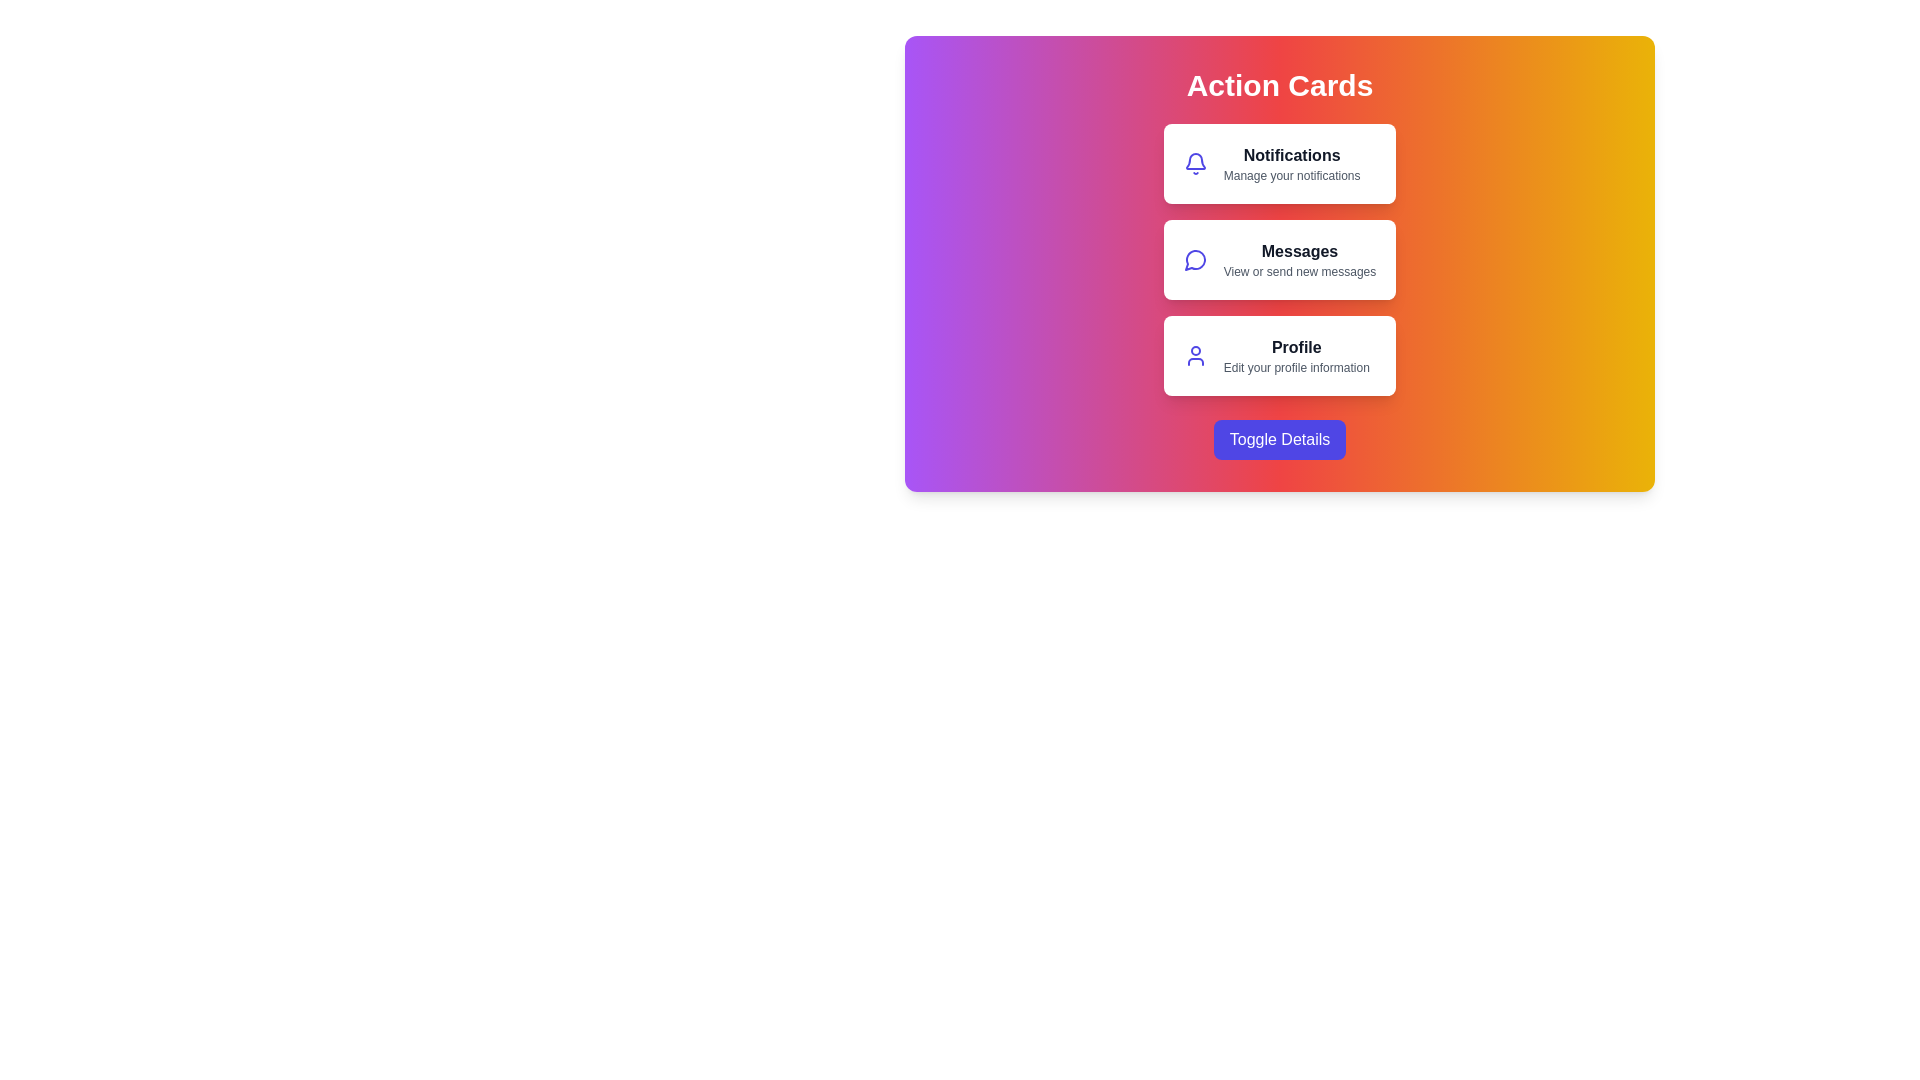 The width and height of the screenshot is (1920, 1080). What do you see at coordinates (1300, 250) in the screenshot?
I see `the 'Messages' text label, which is styled in bold dark gray and located in the second card of the interface, positioned between 'Notifications' and 'Profile'` at bounding box center [1300, 250].